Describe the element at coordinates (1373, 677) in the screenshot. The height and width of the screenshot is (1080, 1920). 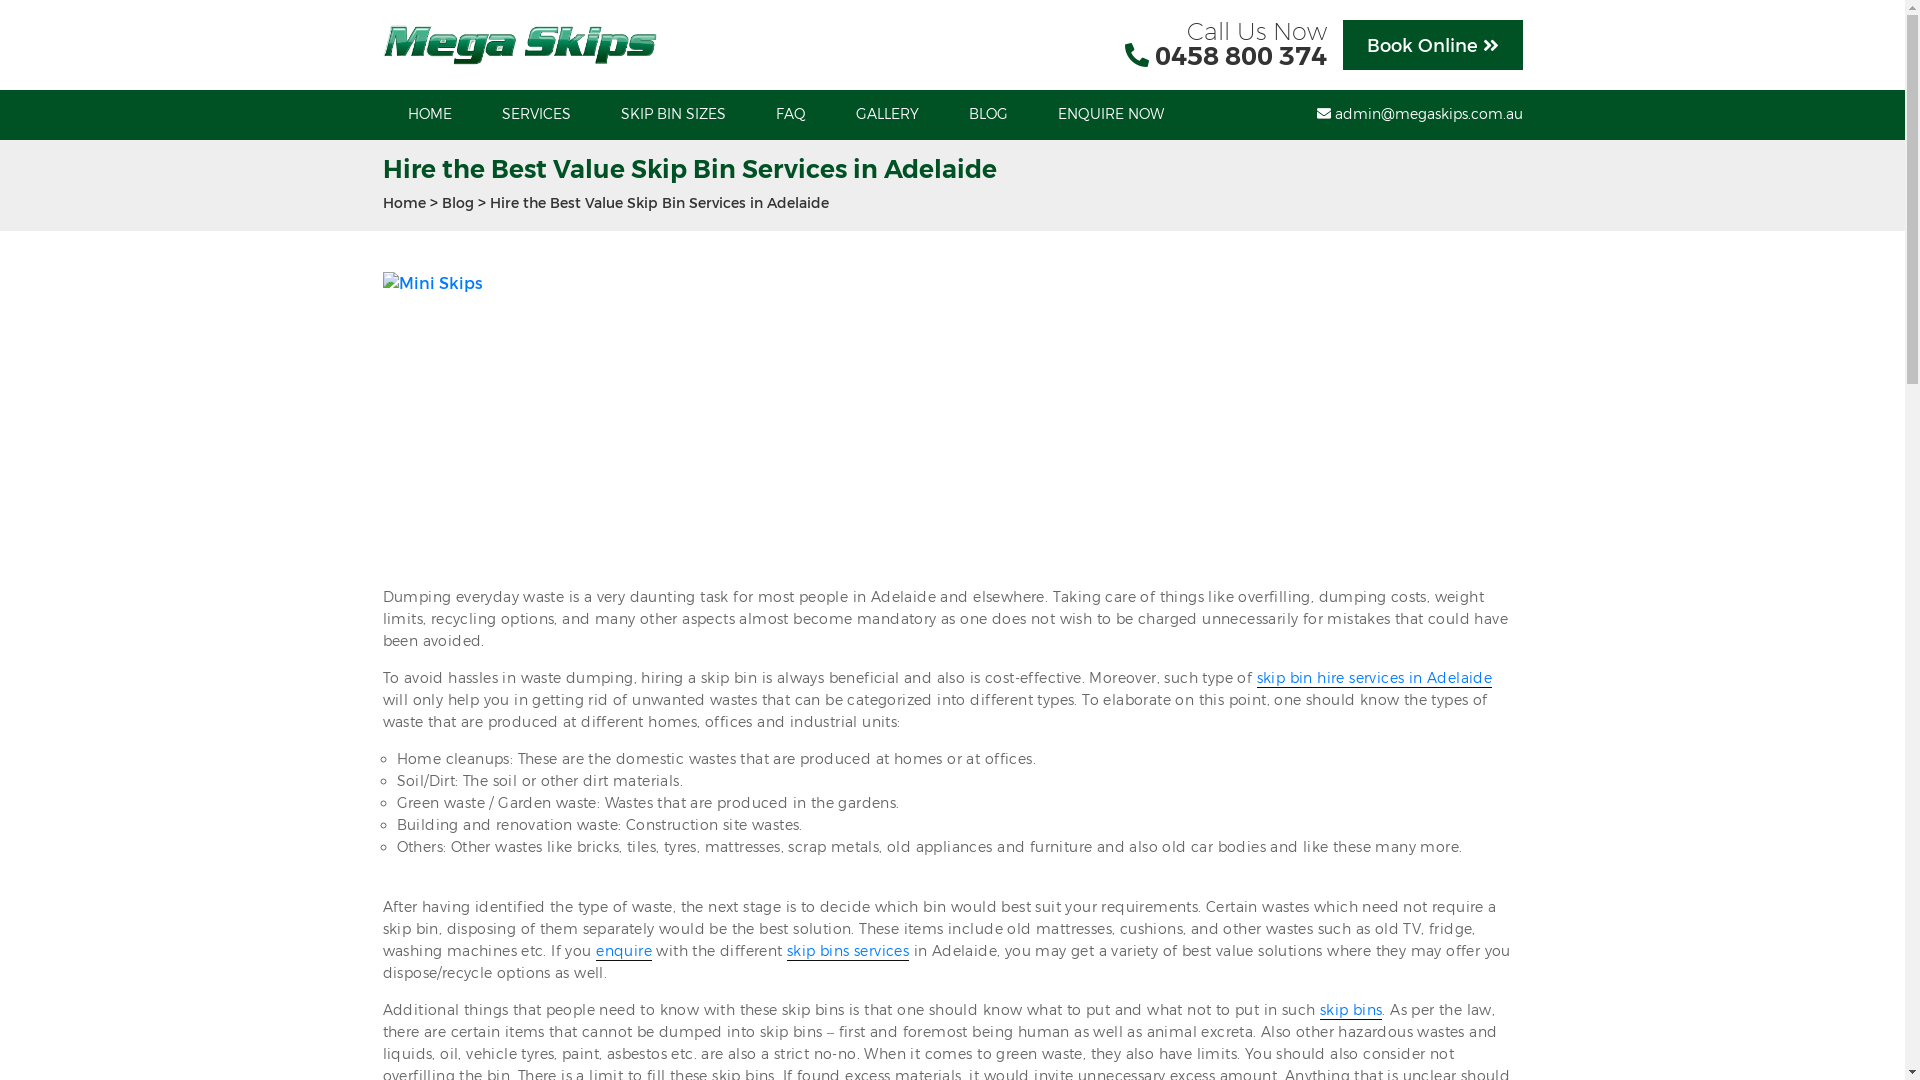
I see `'skip bin hire services in Adelaide'` at that location.